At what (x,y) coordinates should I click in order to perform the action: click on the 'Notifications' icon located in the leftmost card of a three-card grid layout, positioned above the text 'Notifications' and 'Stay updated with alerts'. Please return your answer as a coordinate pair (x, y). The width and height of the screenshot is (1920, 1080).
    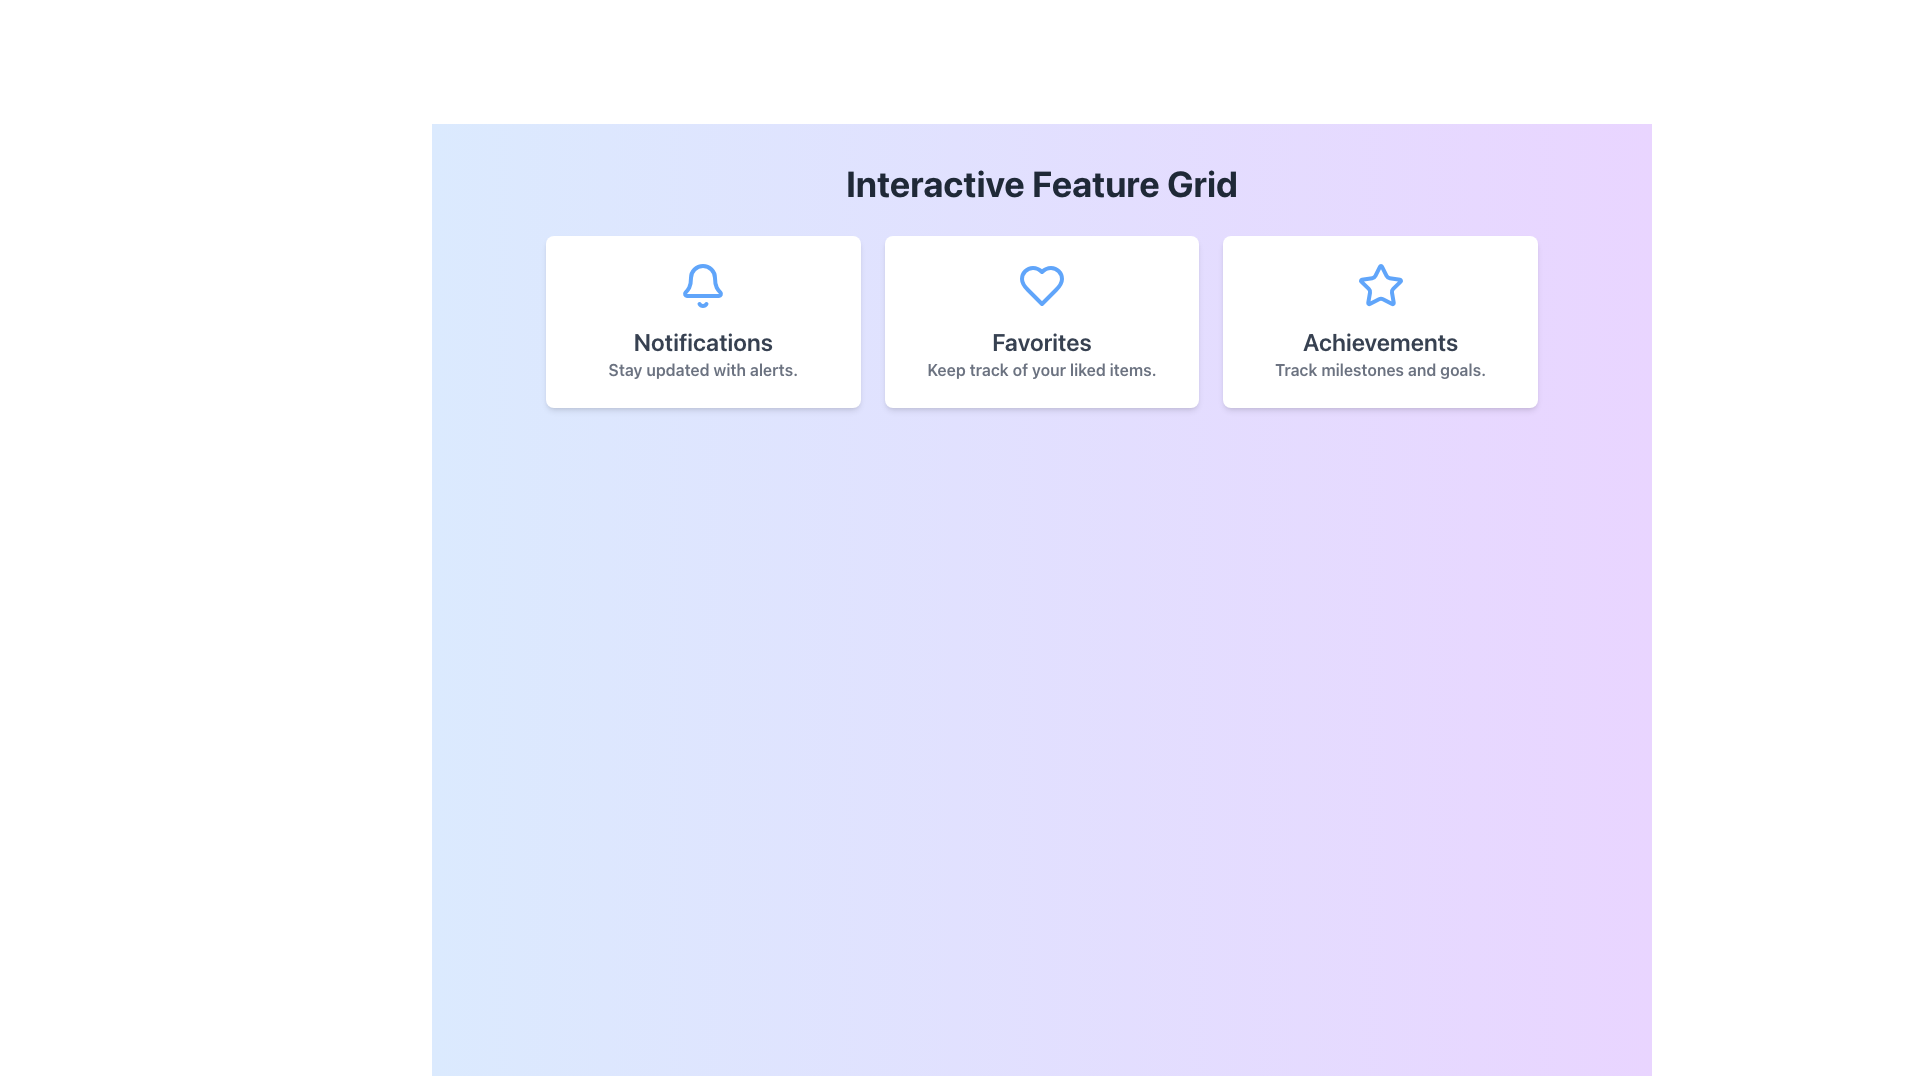
    Looking at the image, I should click on (703, 285).